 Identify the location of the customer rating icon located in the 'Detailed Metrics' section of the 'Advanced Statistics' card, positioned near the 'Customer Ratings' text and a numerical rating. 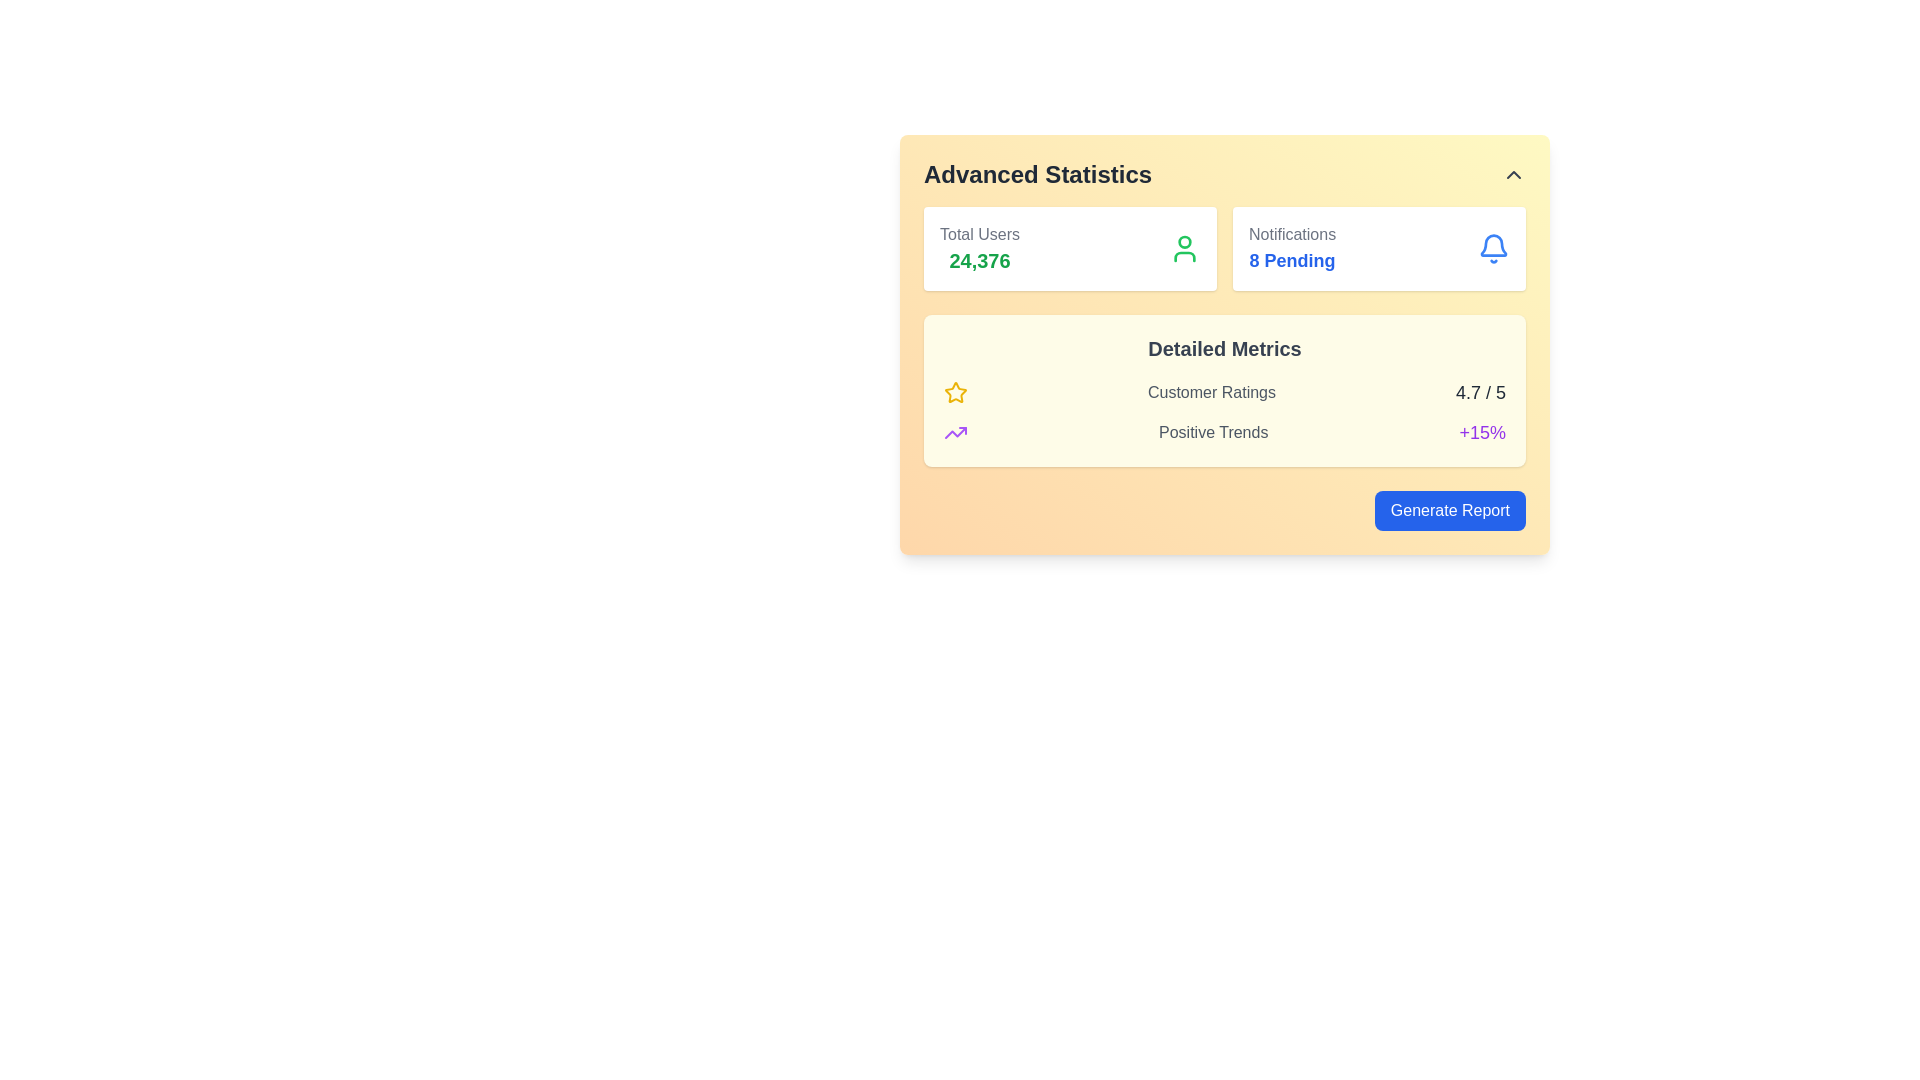
(954, 392).